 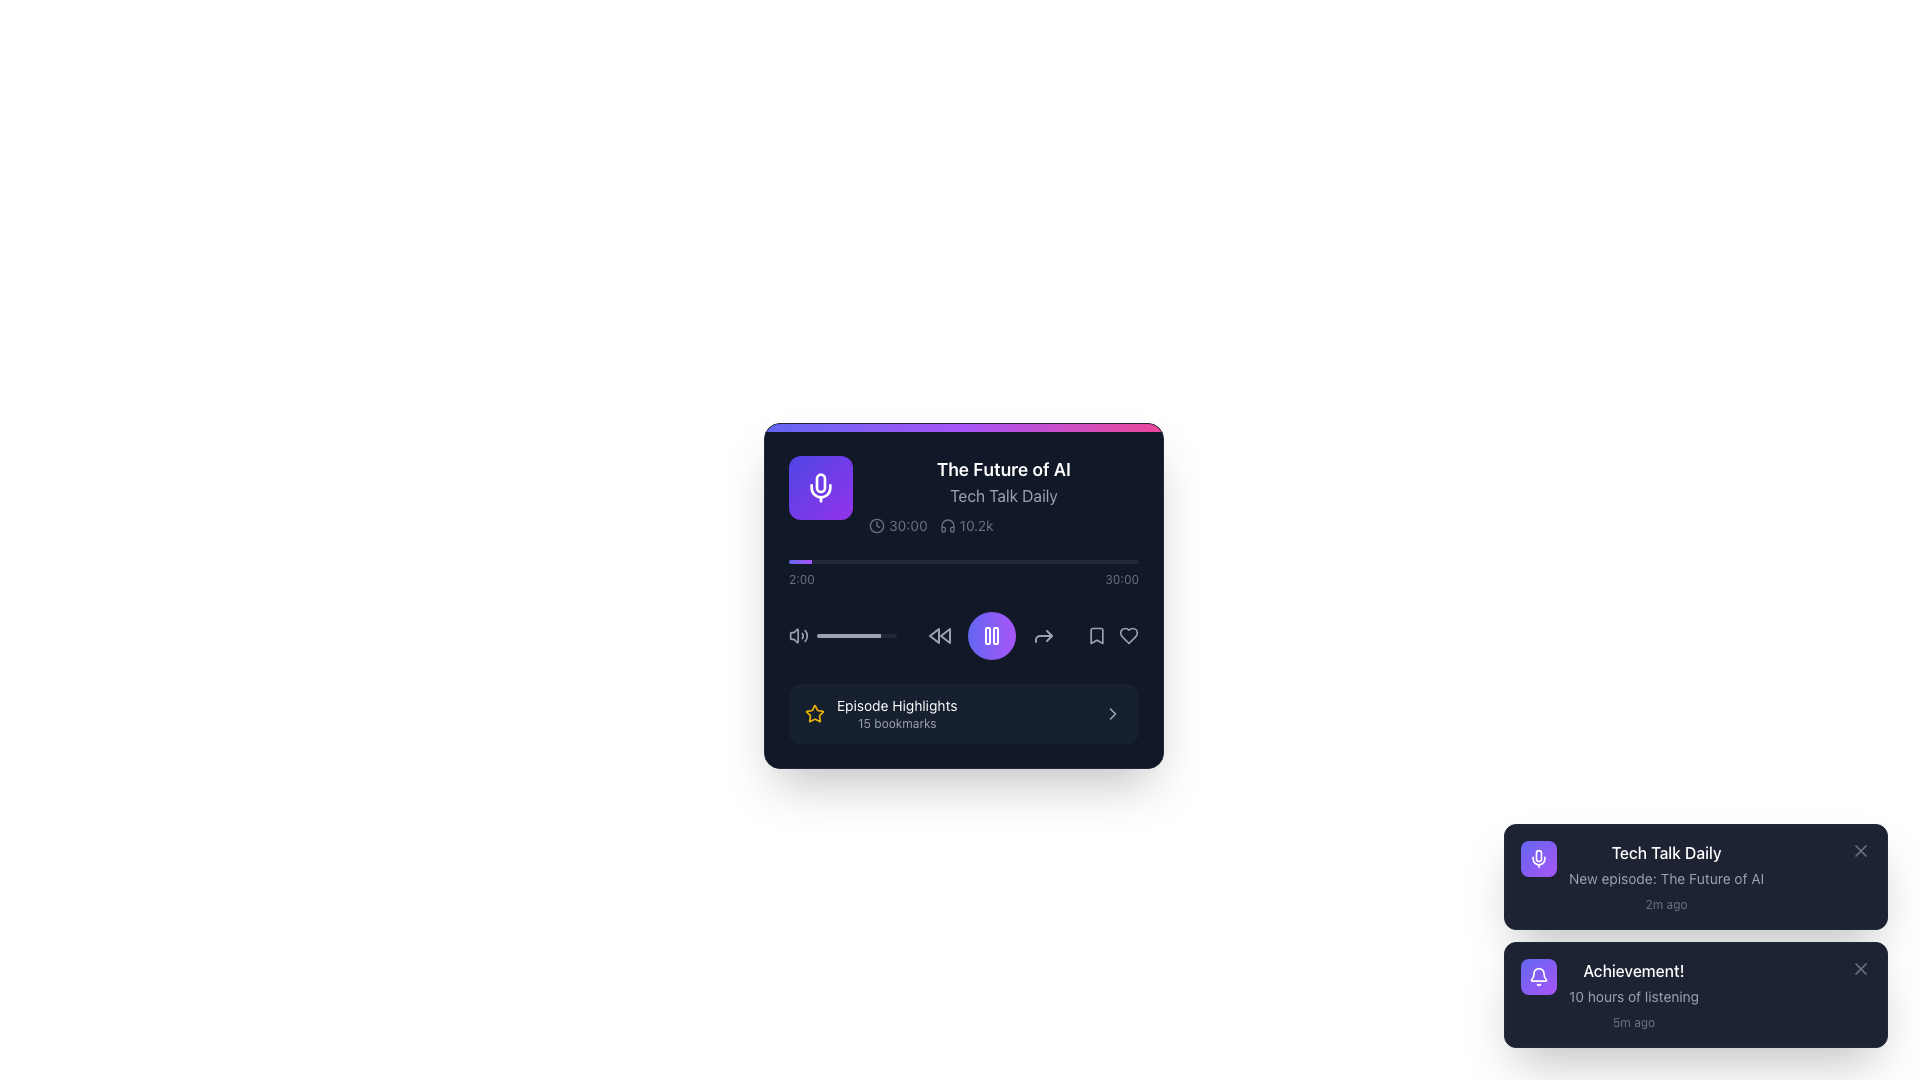 What do you see at coordinates (1860, 851) in the screenshot?
I see `the close button represented by an 'X' shape in gray, located in the top-right corner of the 'Tech Talk Daily' notification block to change its color` at bounding box center [1860, 851].